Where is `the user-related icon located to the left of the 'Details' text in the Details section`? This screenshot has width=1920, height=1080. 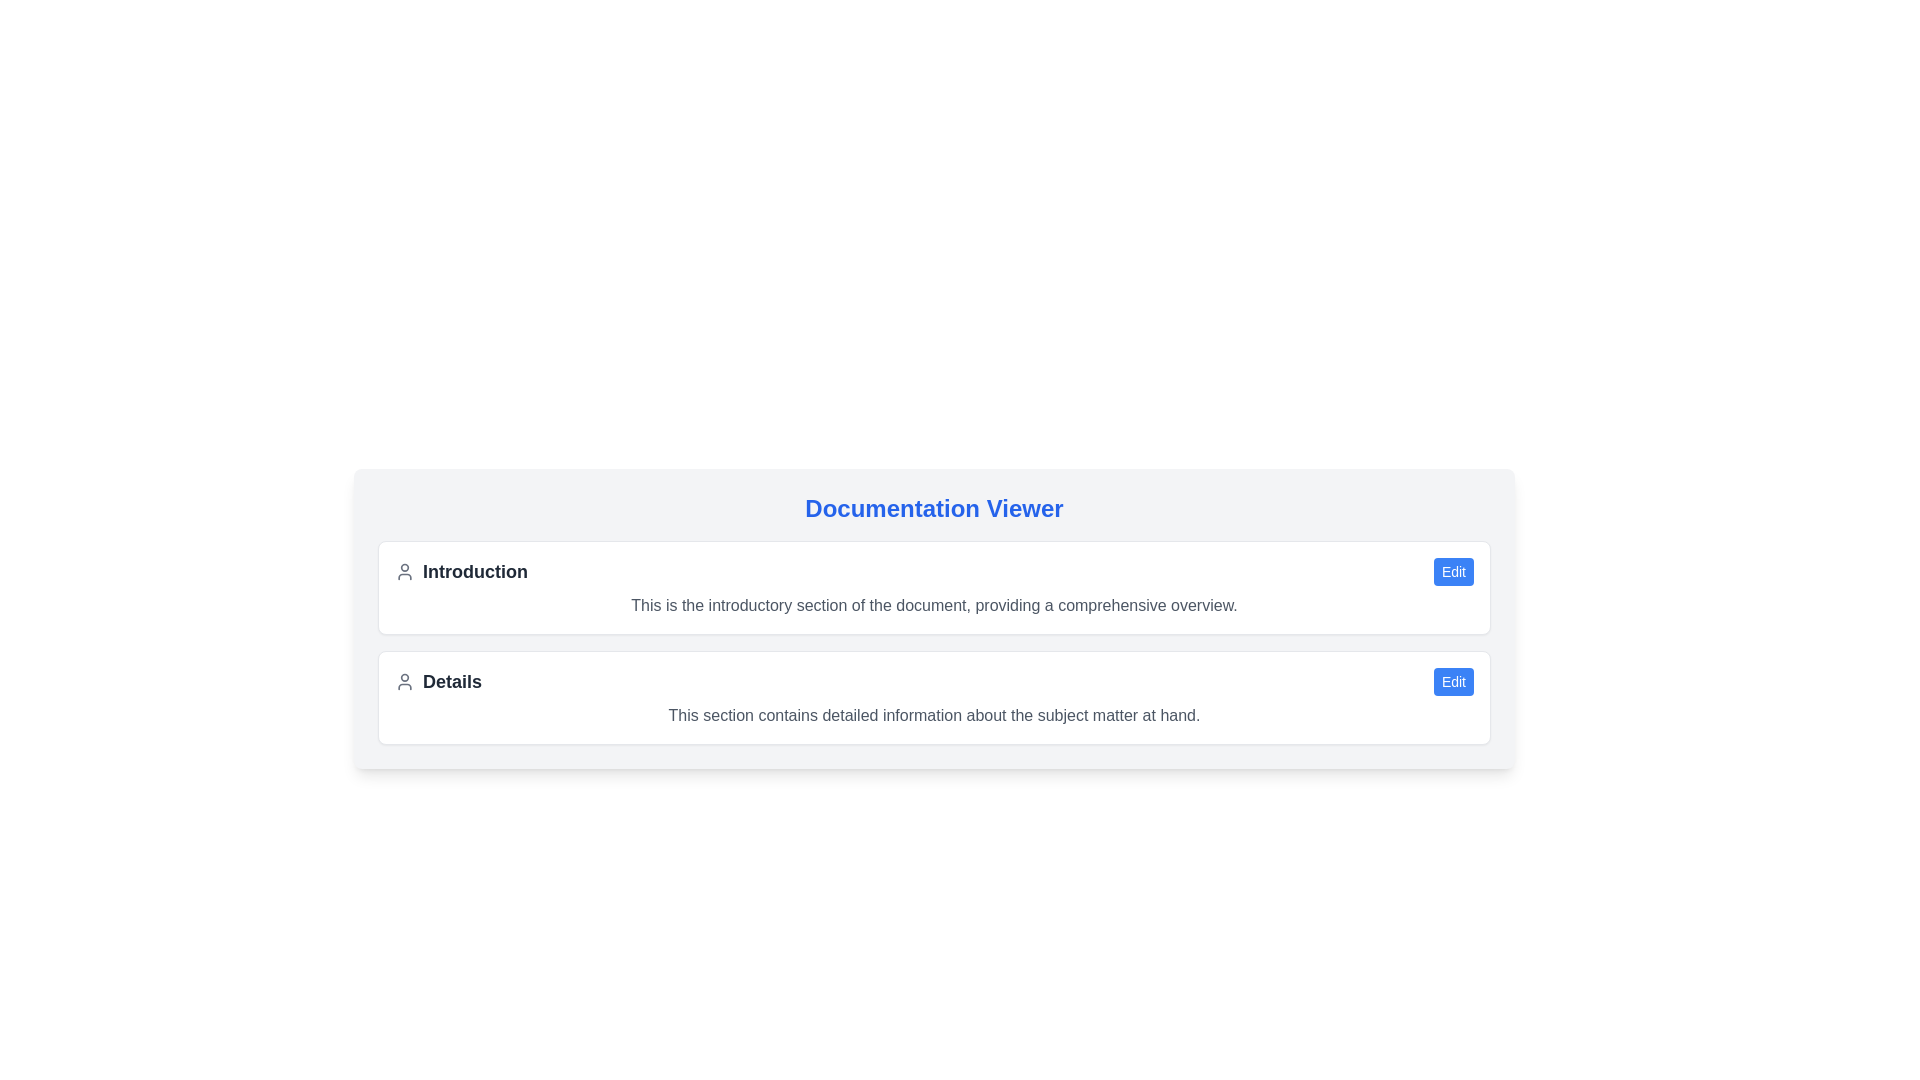
the user-related icon located to the left of the 'Details' text in the Details section is located at coordinates (403, 681).